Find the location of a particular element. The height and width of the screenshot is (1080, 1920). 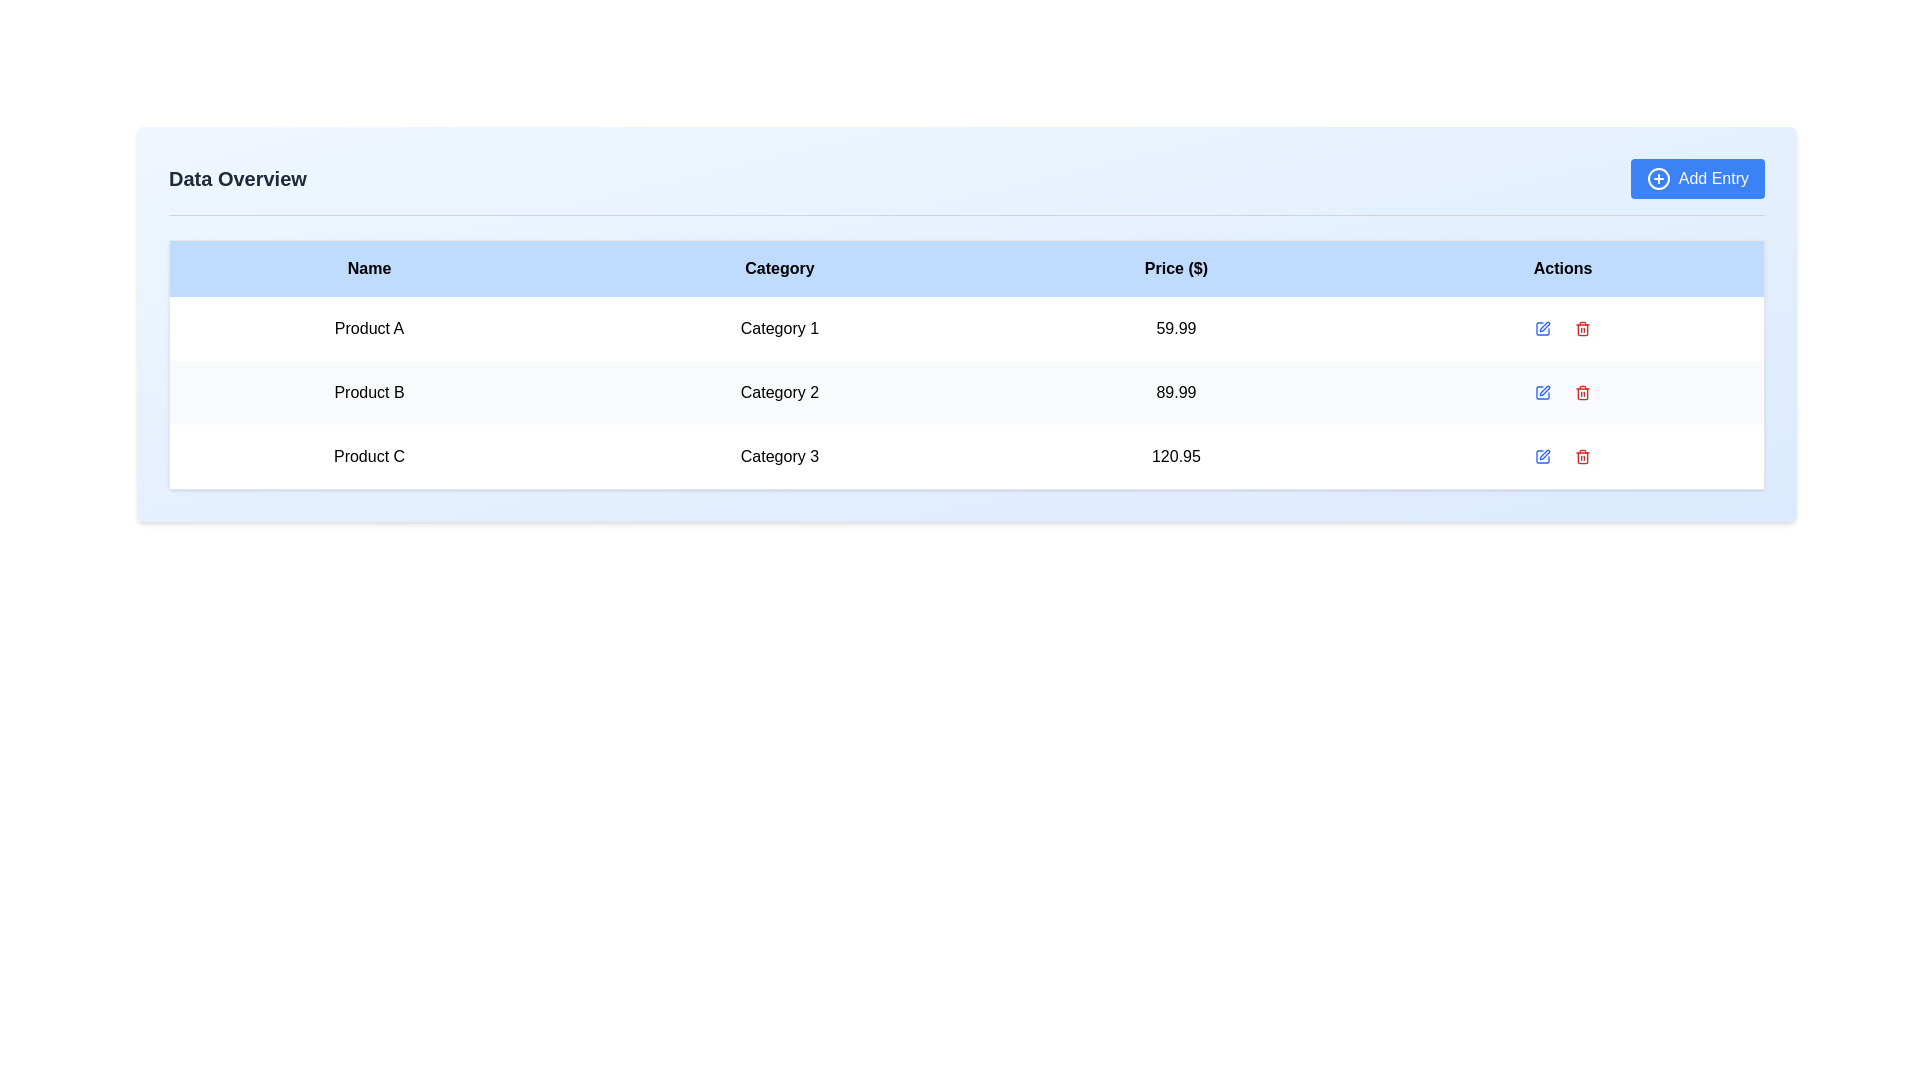

the Text Label in the first row of the table under the 'Name' column is located at coordinates (369, 327).